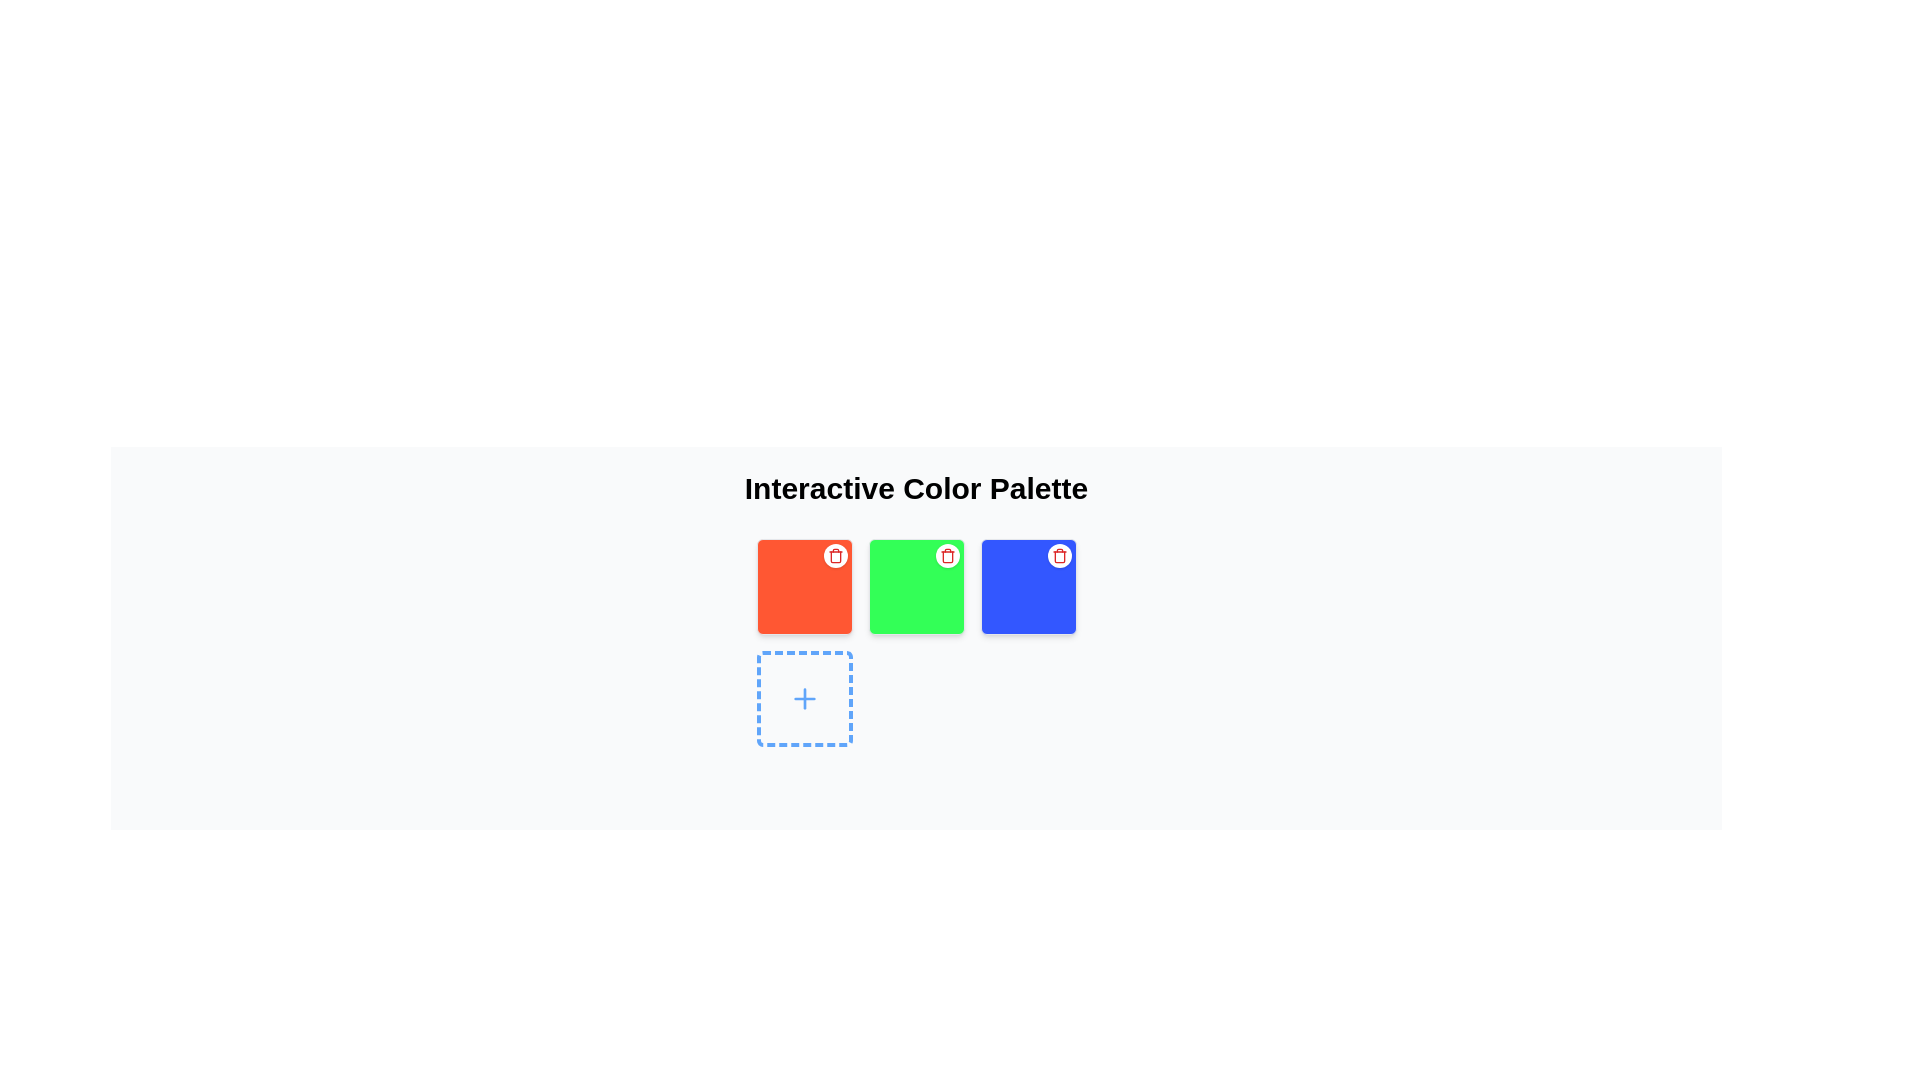  What do you see at coordinates (835, 555) in the screenshot?
I see `the rounded button located at the top-right corner of the vibrant red square box` at bounding box center [835, 555].